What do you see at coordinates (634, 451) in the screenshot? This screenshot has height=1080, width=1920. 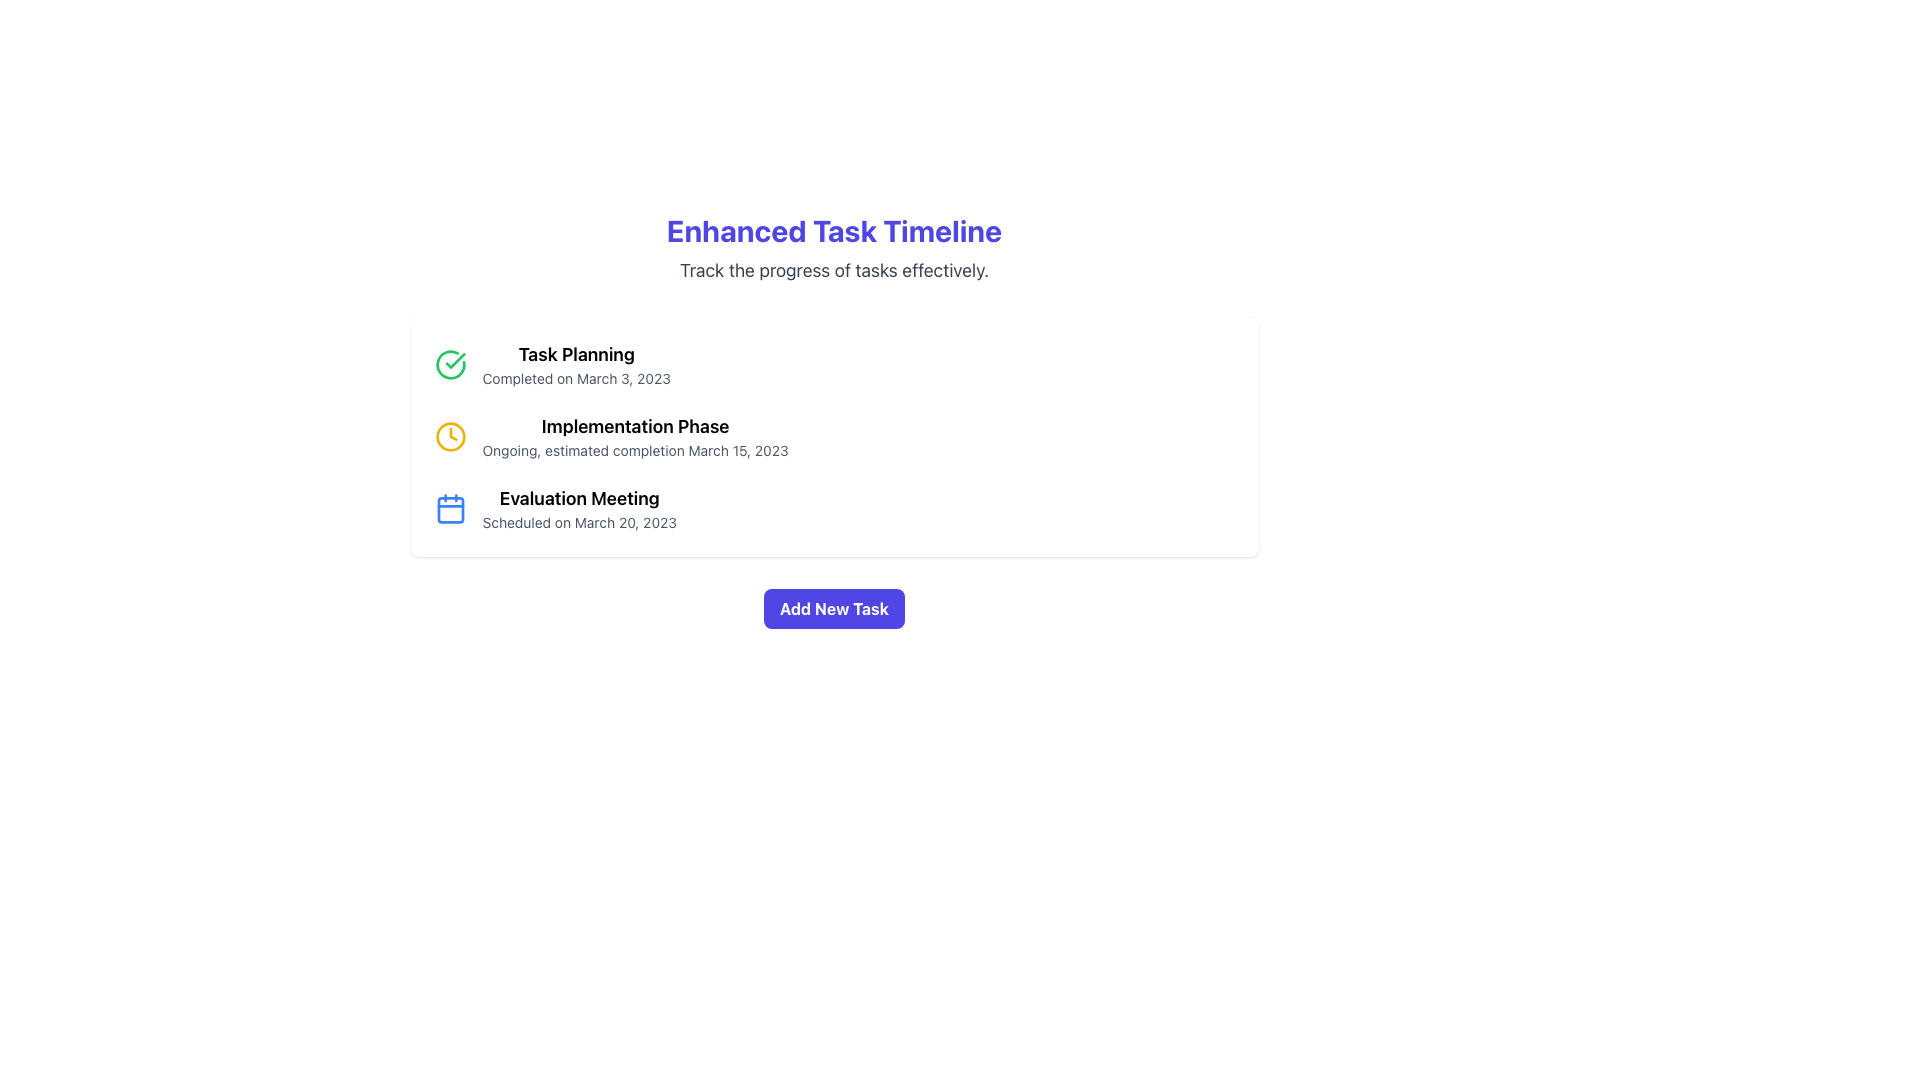 I see `the text label that says 'Ongoing, estimated completion March 15, 2023', which is styled in gray and positioned below the heading 'Implementation Phase'` at bounding box center [634, 451].